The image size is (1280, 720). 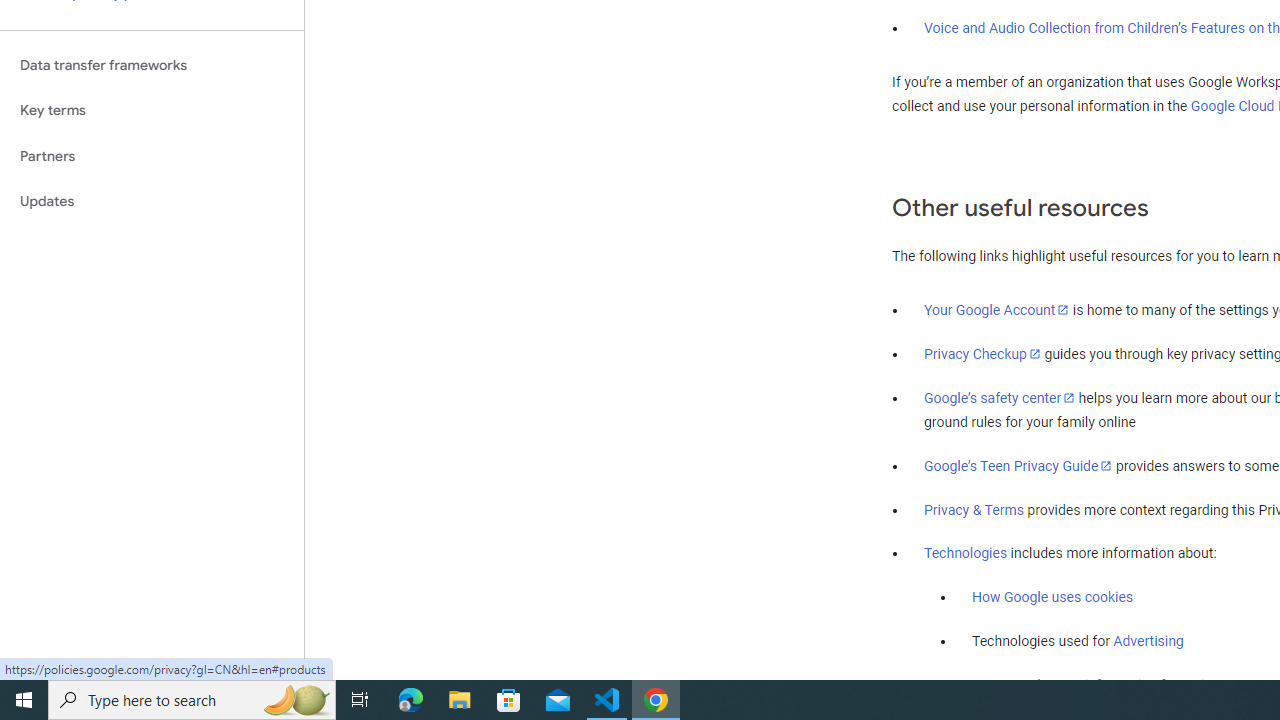 What do you see at coordinates (997, 309) in the screenshot?
I see `'Your Google Account'` at bounding box center [997, 309].